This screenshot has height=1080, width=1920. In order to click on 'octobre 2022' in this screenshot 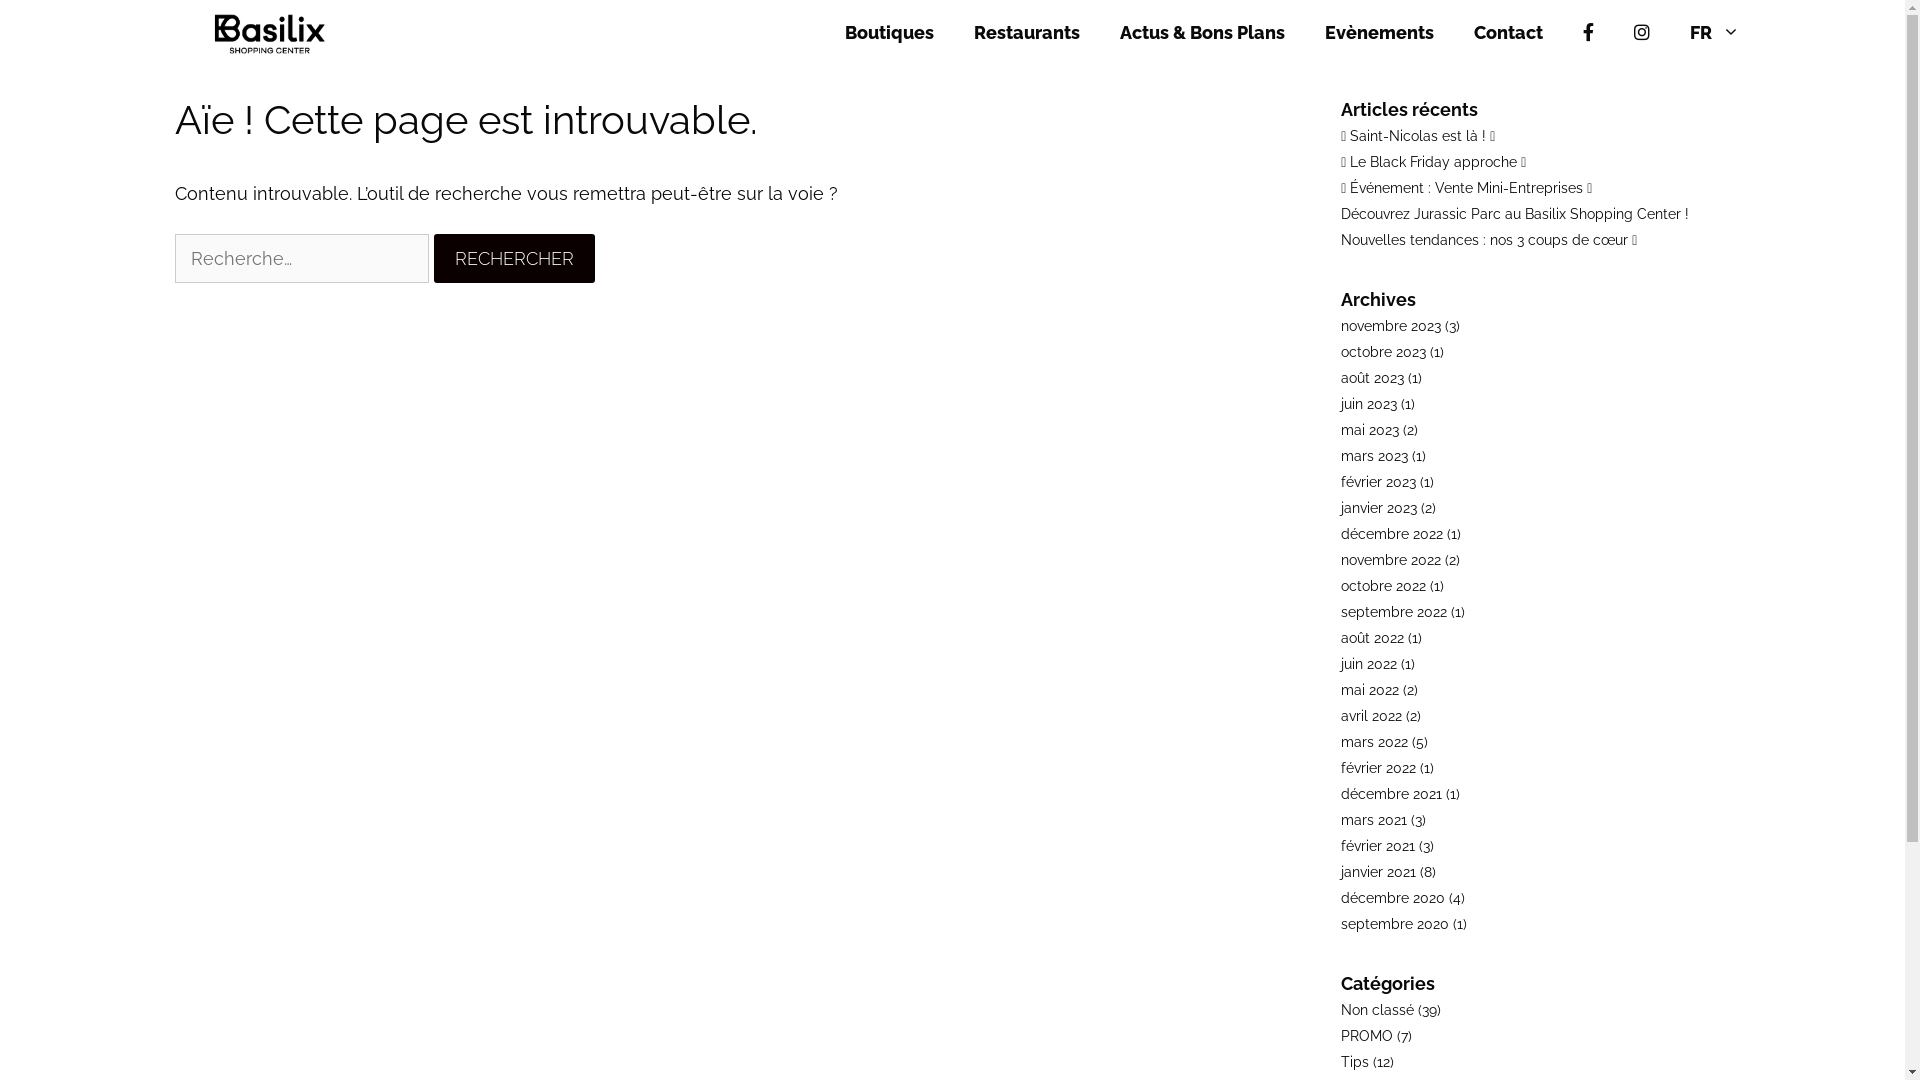, I will do `click(1382, 585)`.